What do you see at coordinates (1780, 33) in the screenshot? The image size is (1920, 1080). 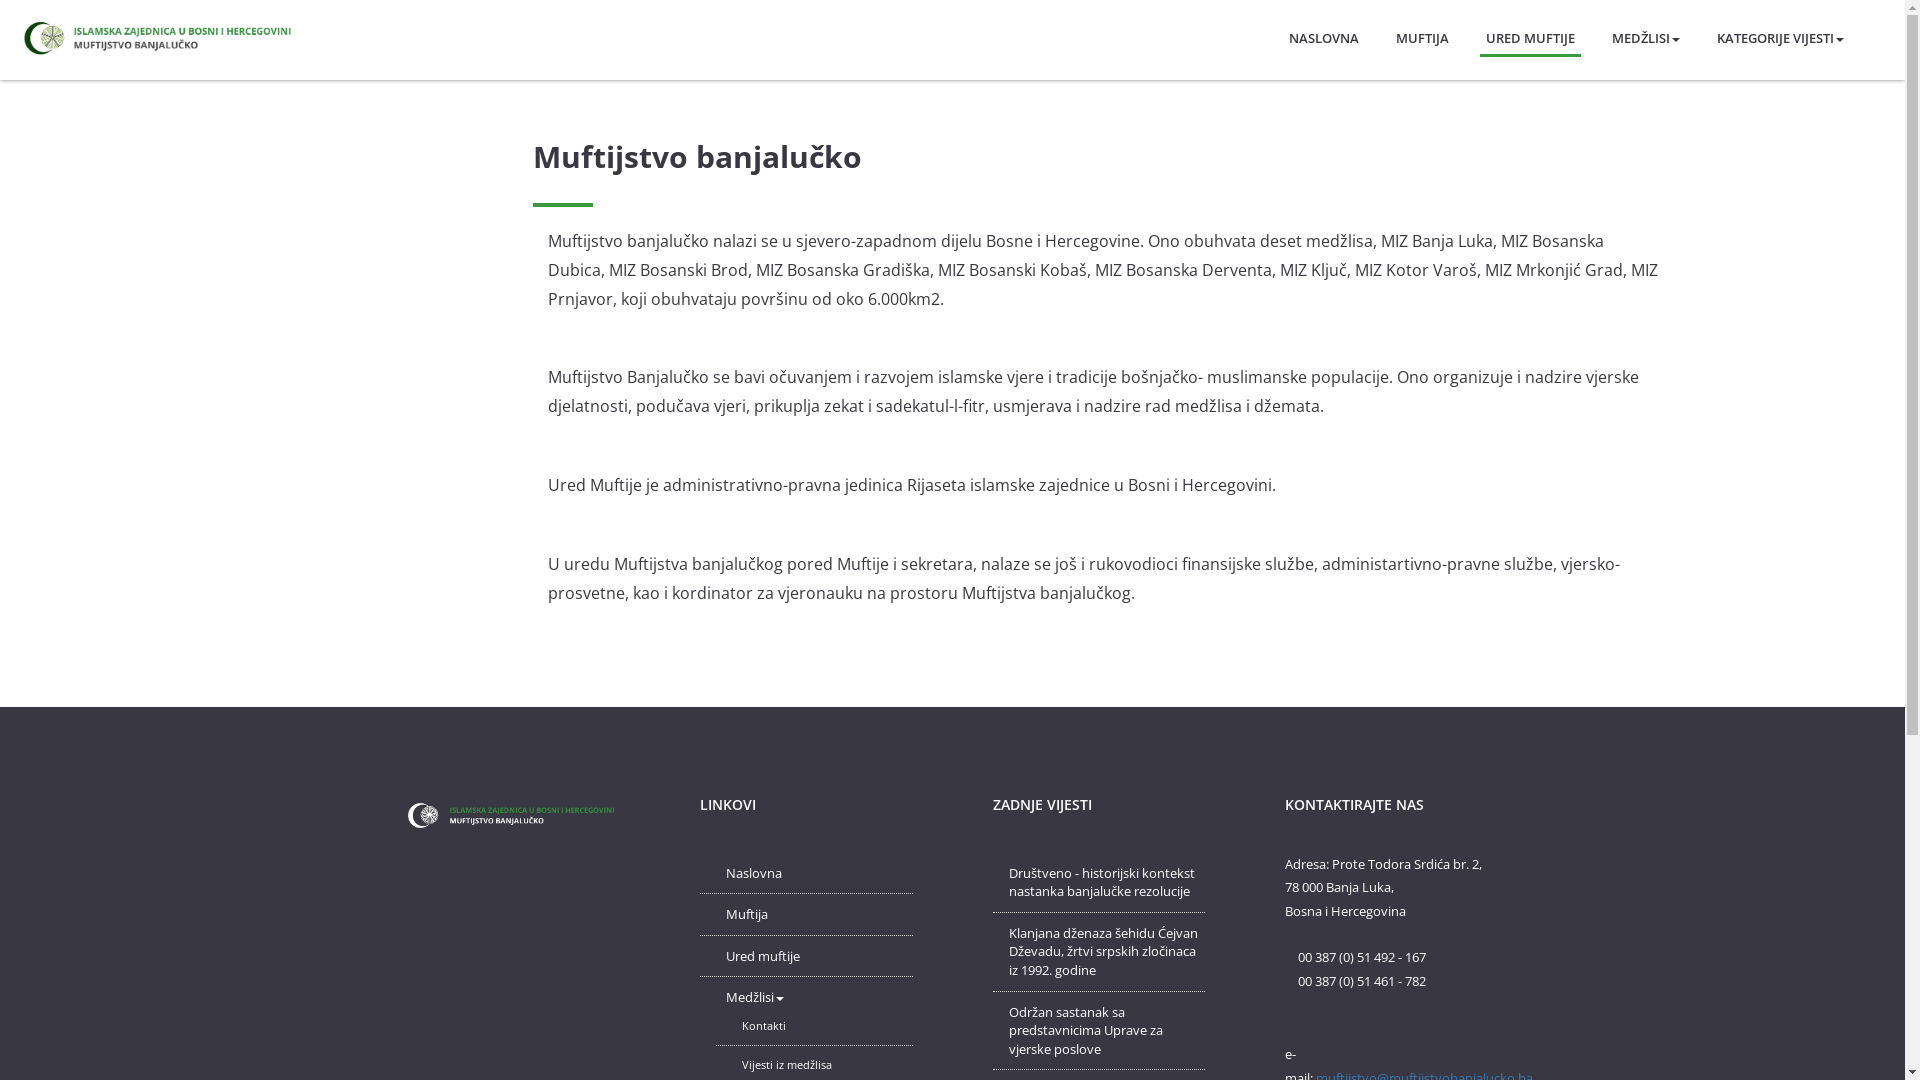 I see `'KATEGORIJE VIJESTI'` at bounding box center [1780, 33].